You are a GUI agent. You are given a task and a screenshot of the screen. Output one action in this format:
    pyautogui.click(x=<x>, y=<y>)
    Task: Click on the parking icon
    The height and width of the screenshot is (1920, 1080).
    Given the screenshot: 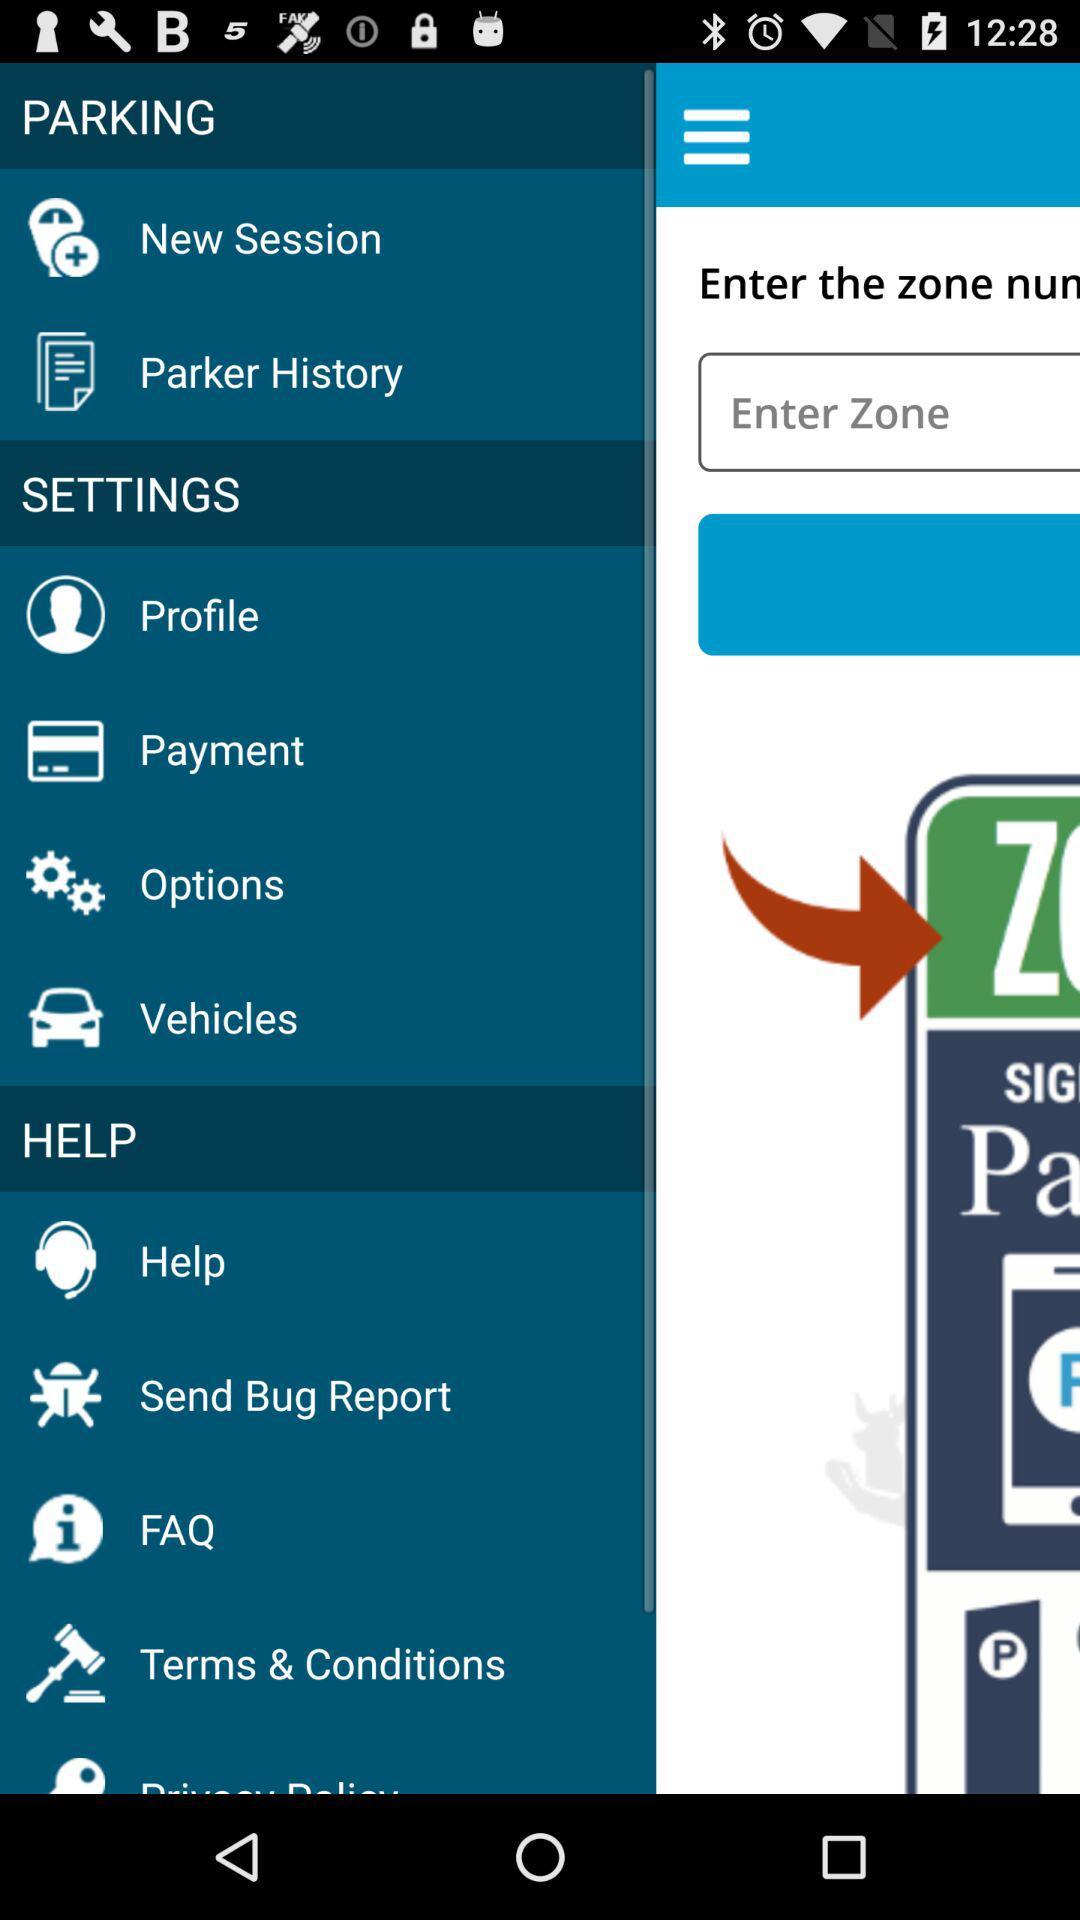 What is the action you would take?
    pyautogui.click(x=327, y=114)
    